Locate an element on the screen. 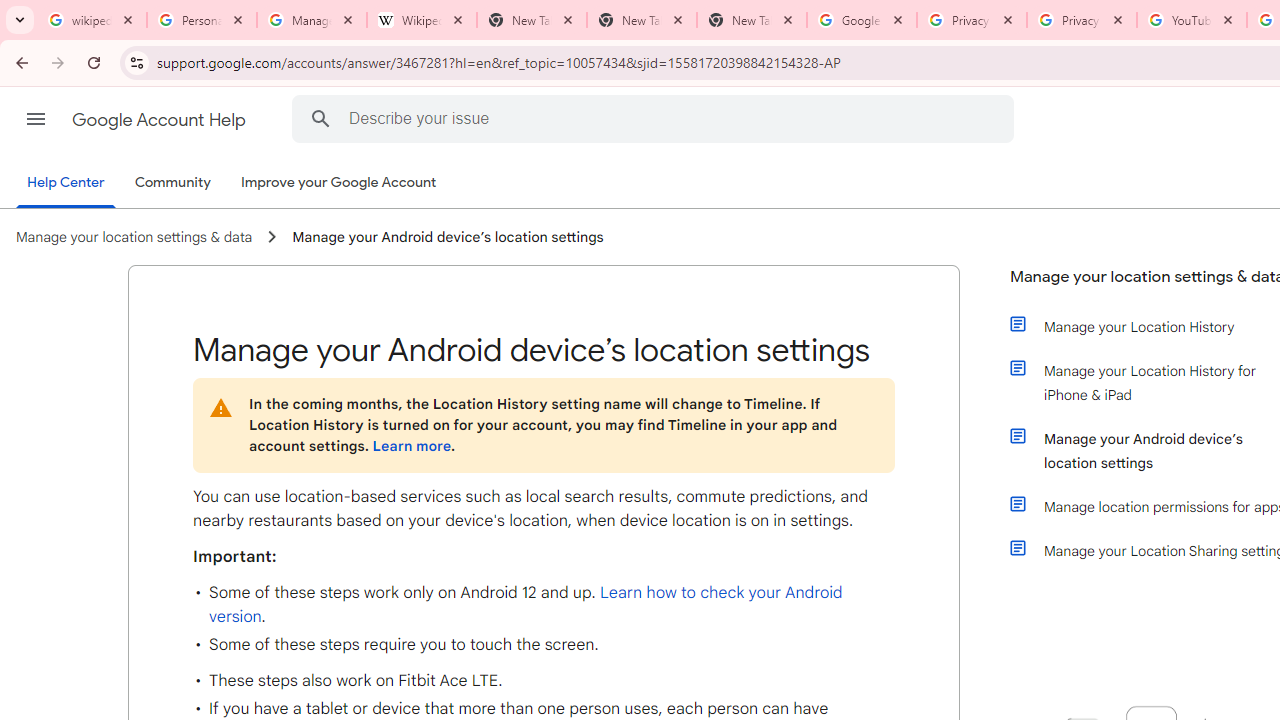 The height and width of the screenshot is (720, 1280). 'Personalization & Google Search results - Google Search Help' is located at coordinates (202, 20).